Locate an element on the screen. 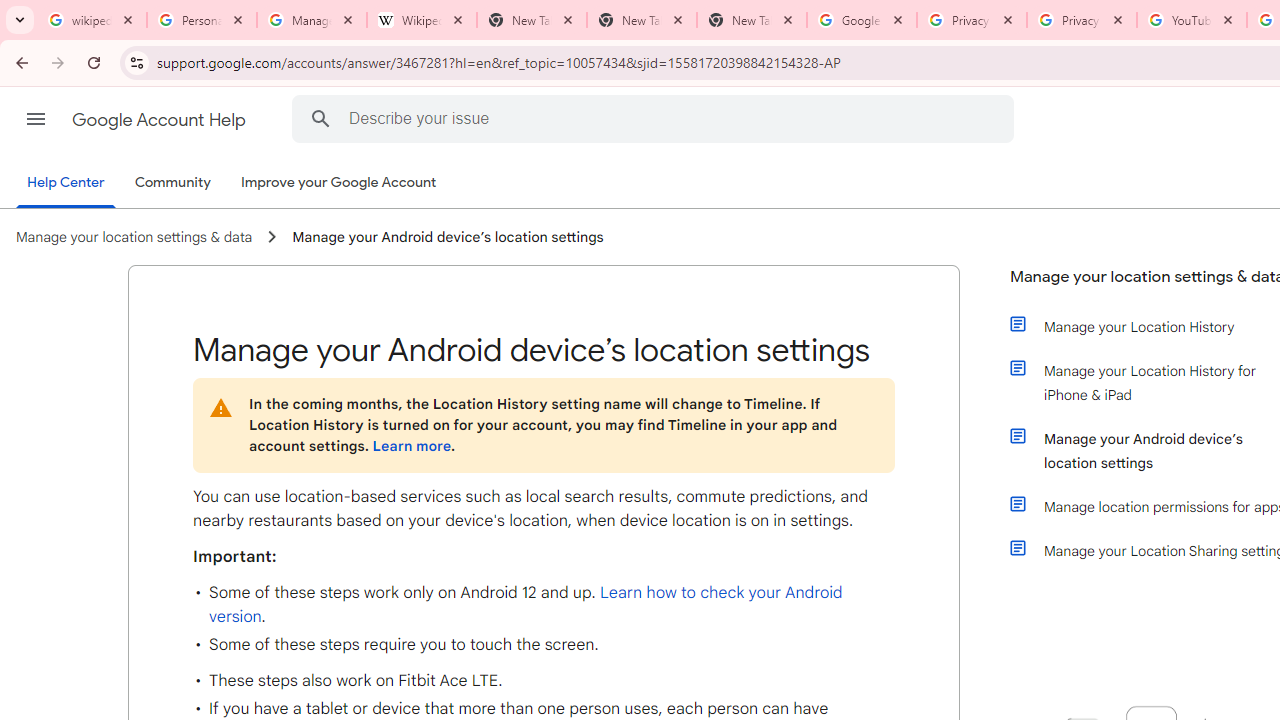 The height and width of the screenshot is (720, 1280). 'Personalization & Google Search results - Google Search Help' is located at coordinates (202, 20).